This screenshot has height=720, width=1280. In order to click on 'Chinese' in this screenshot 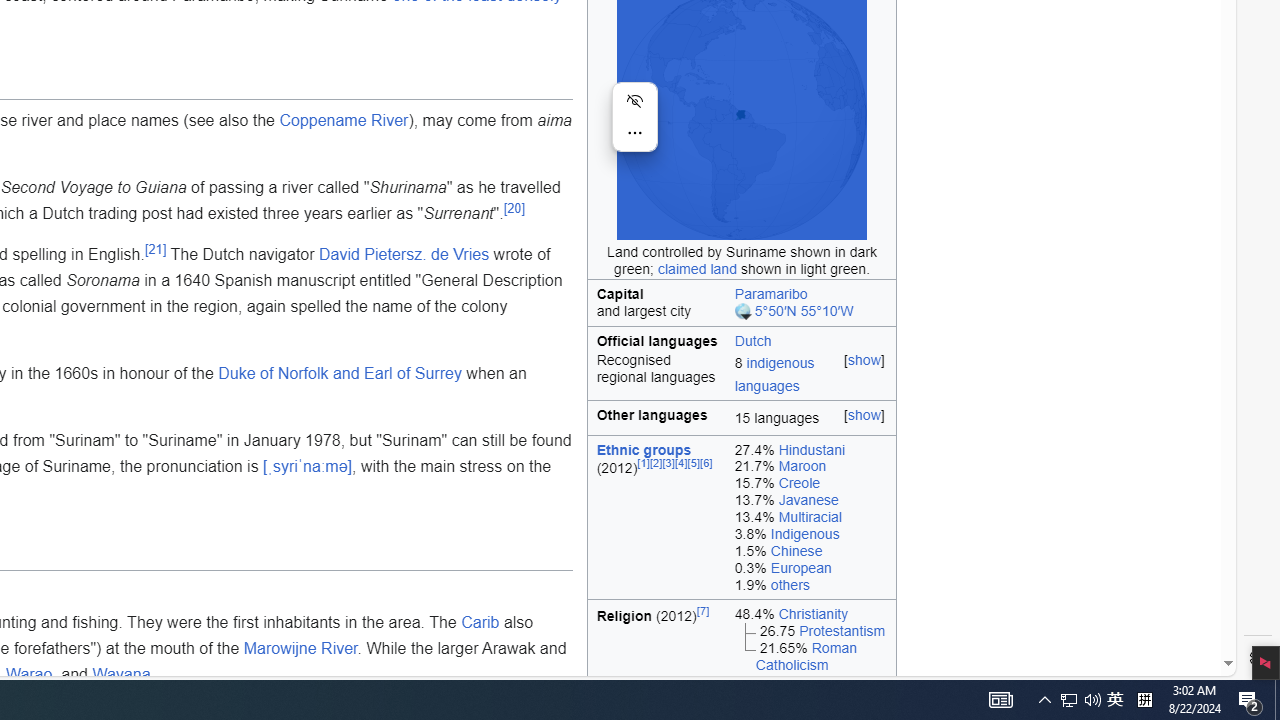, I will do `click(795, 550)`.